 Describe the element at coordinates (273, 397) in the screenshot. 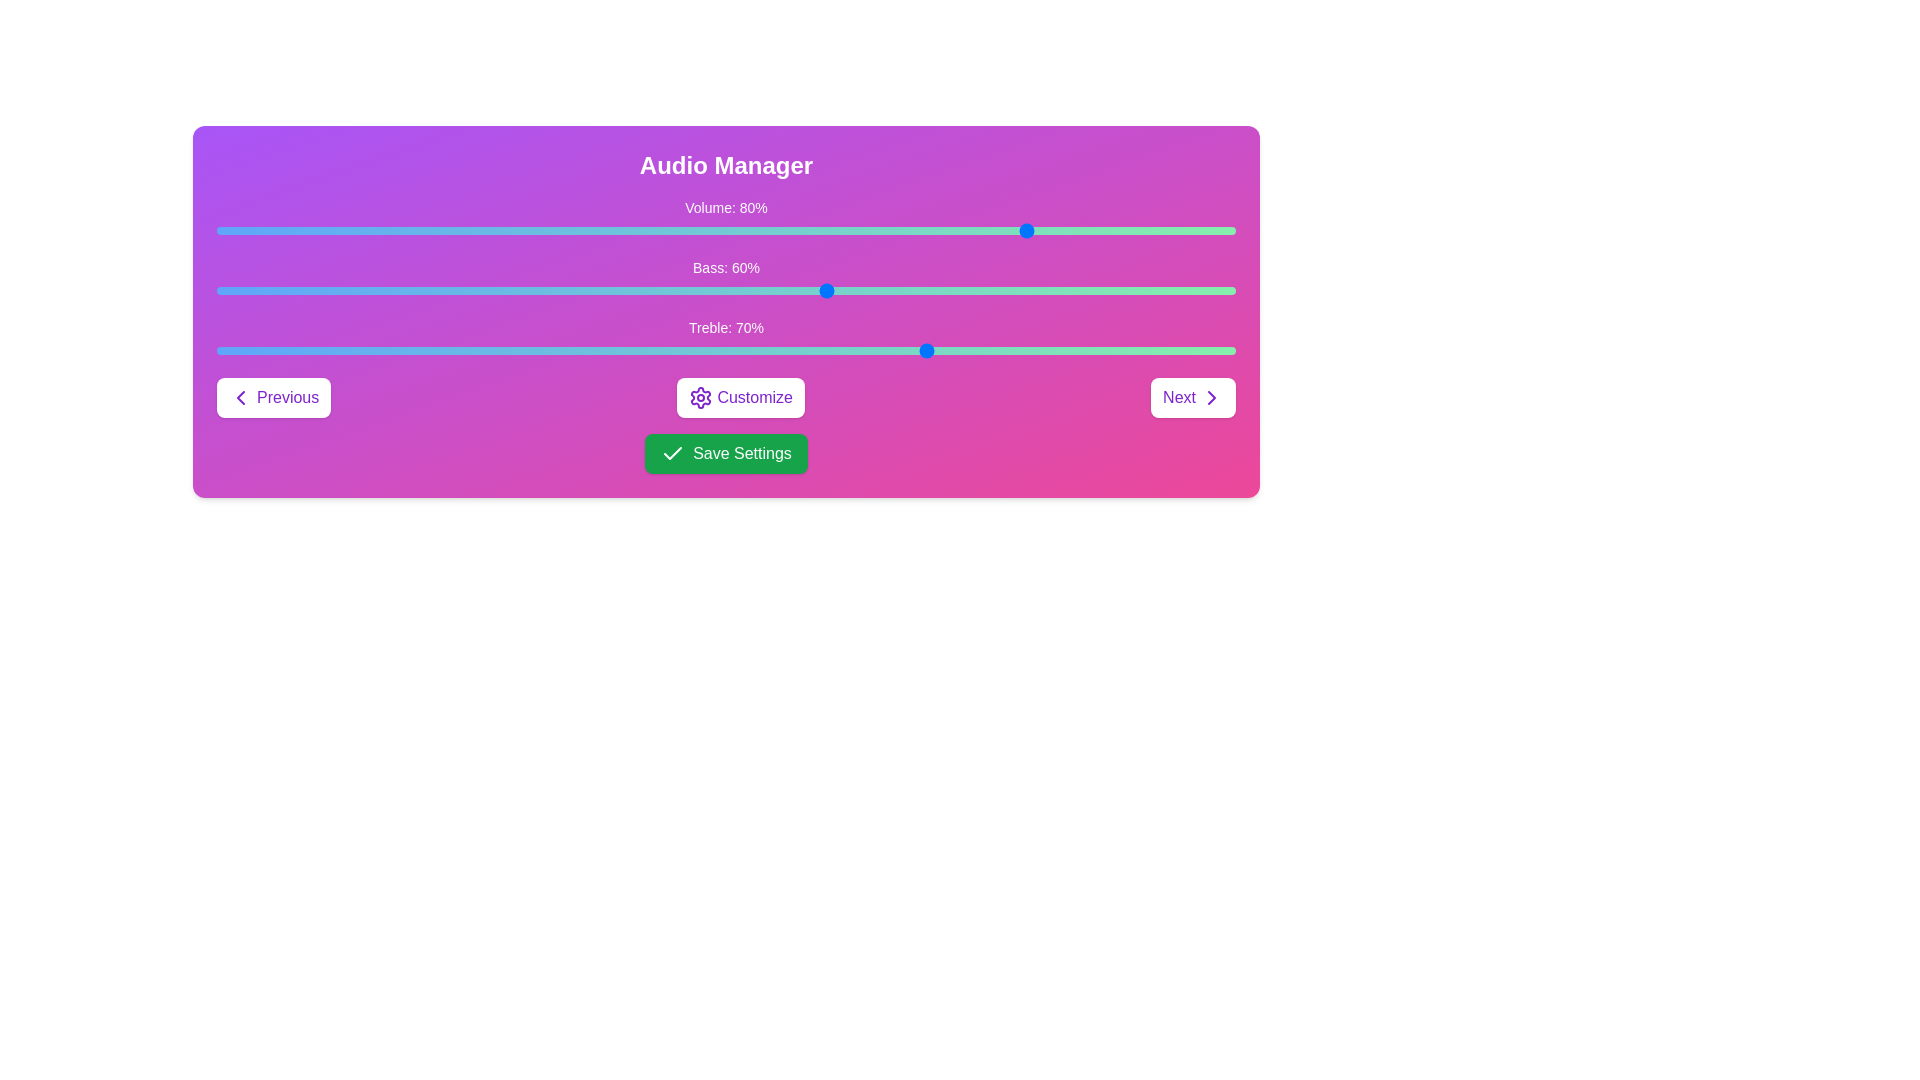

I see `the 'Previous' button, which is a rounded rectangular button with a white background and purple text, located in the bottom-left corner of the card` at that location.